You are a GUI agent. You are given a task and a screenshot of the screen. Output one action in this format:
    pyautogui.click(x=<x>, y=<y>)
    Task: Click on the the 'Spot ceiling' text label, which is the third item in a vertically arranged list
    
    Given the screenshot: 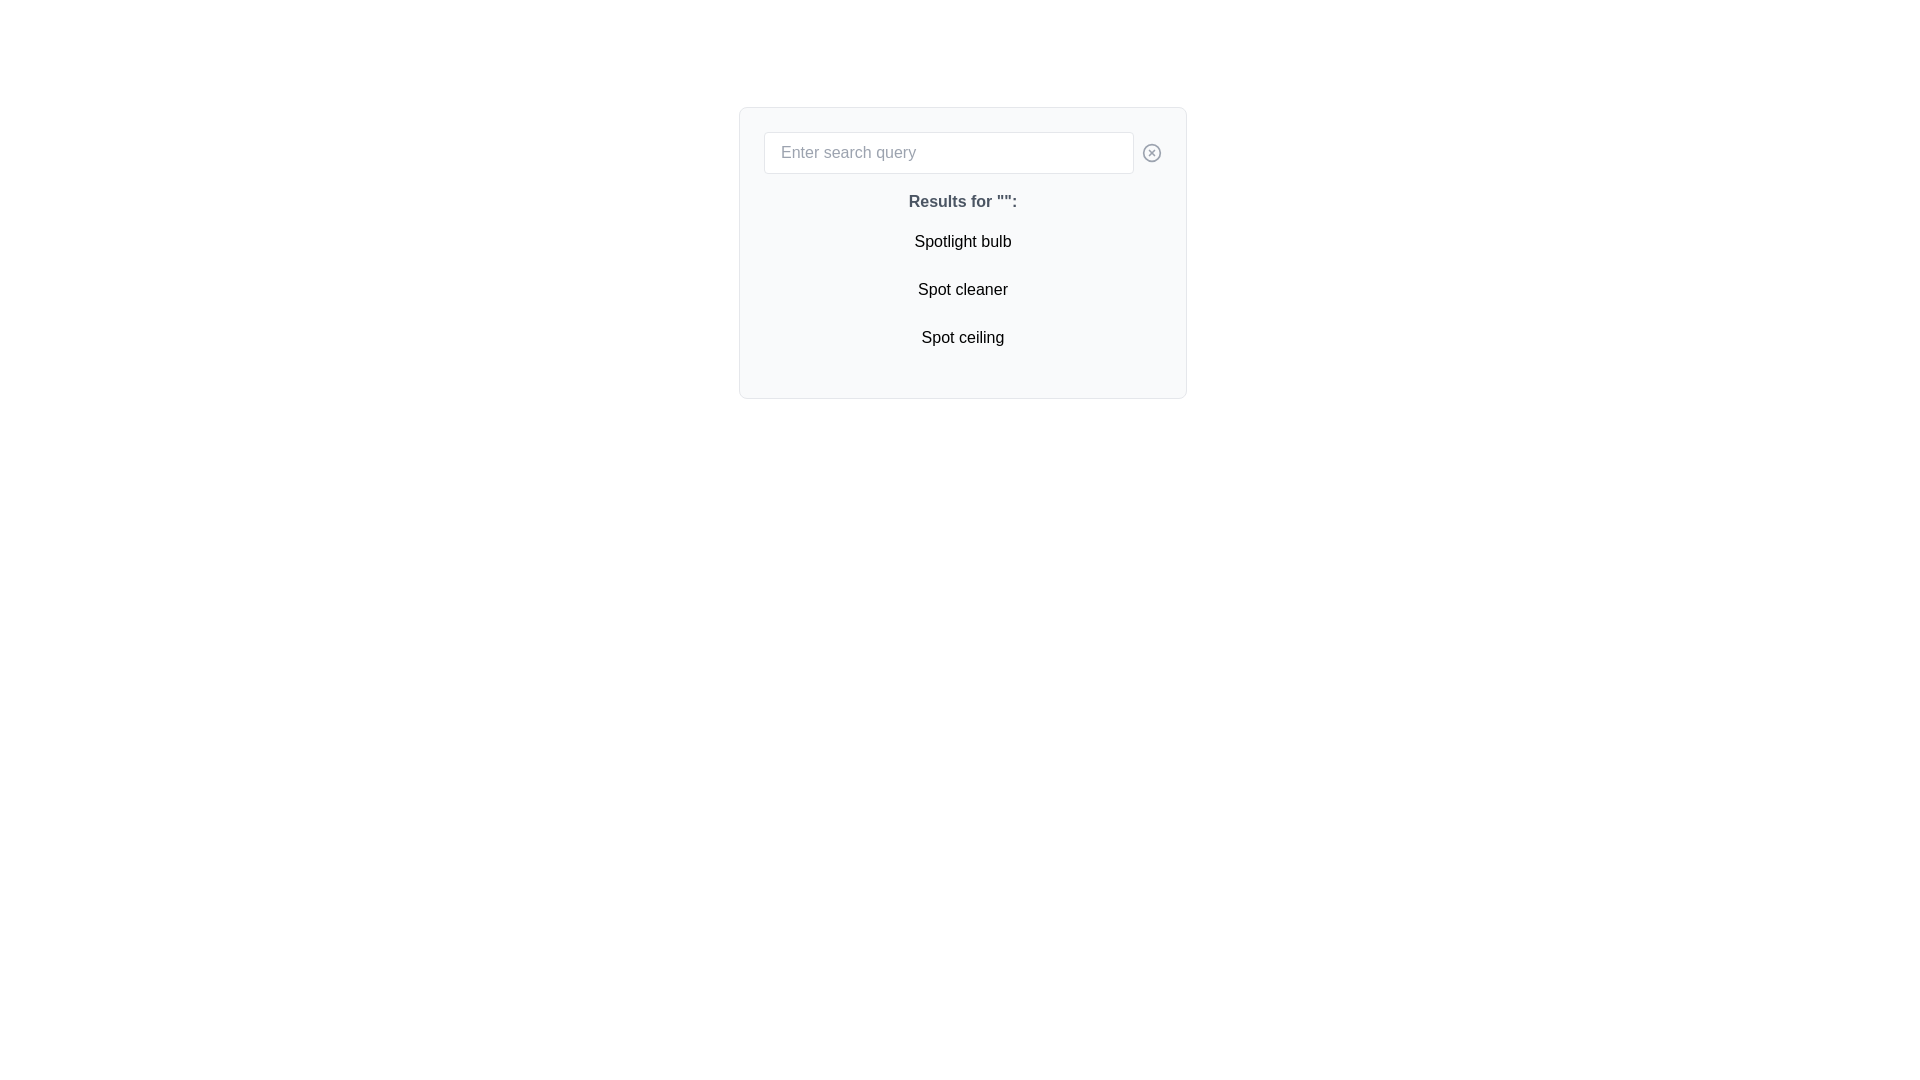 What is the action you would take?
    pyautogui.click(x=963, y=337)
    